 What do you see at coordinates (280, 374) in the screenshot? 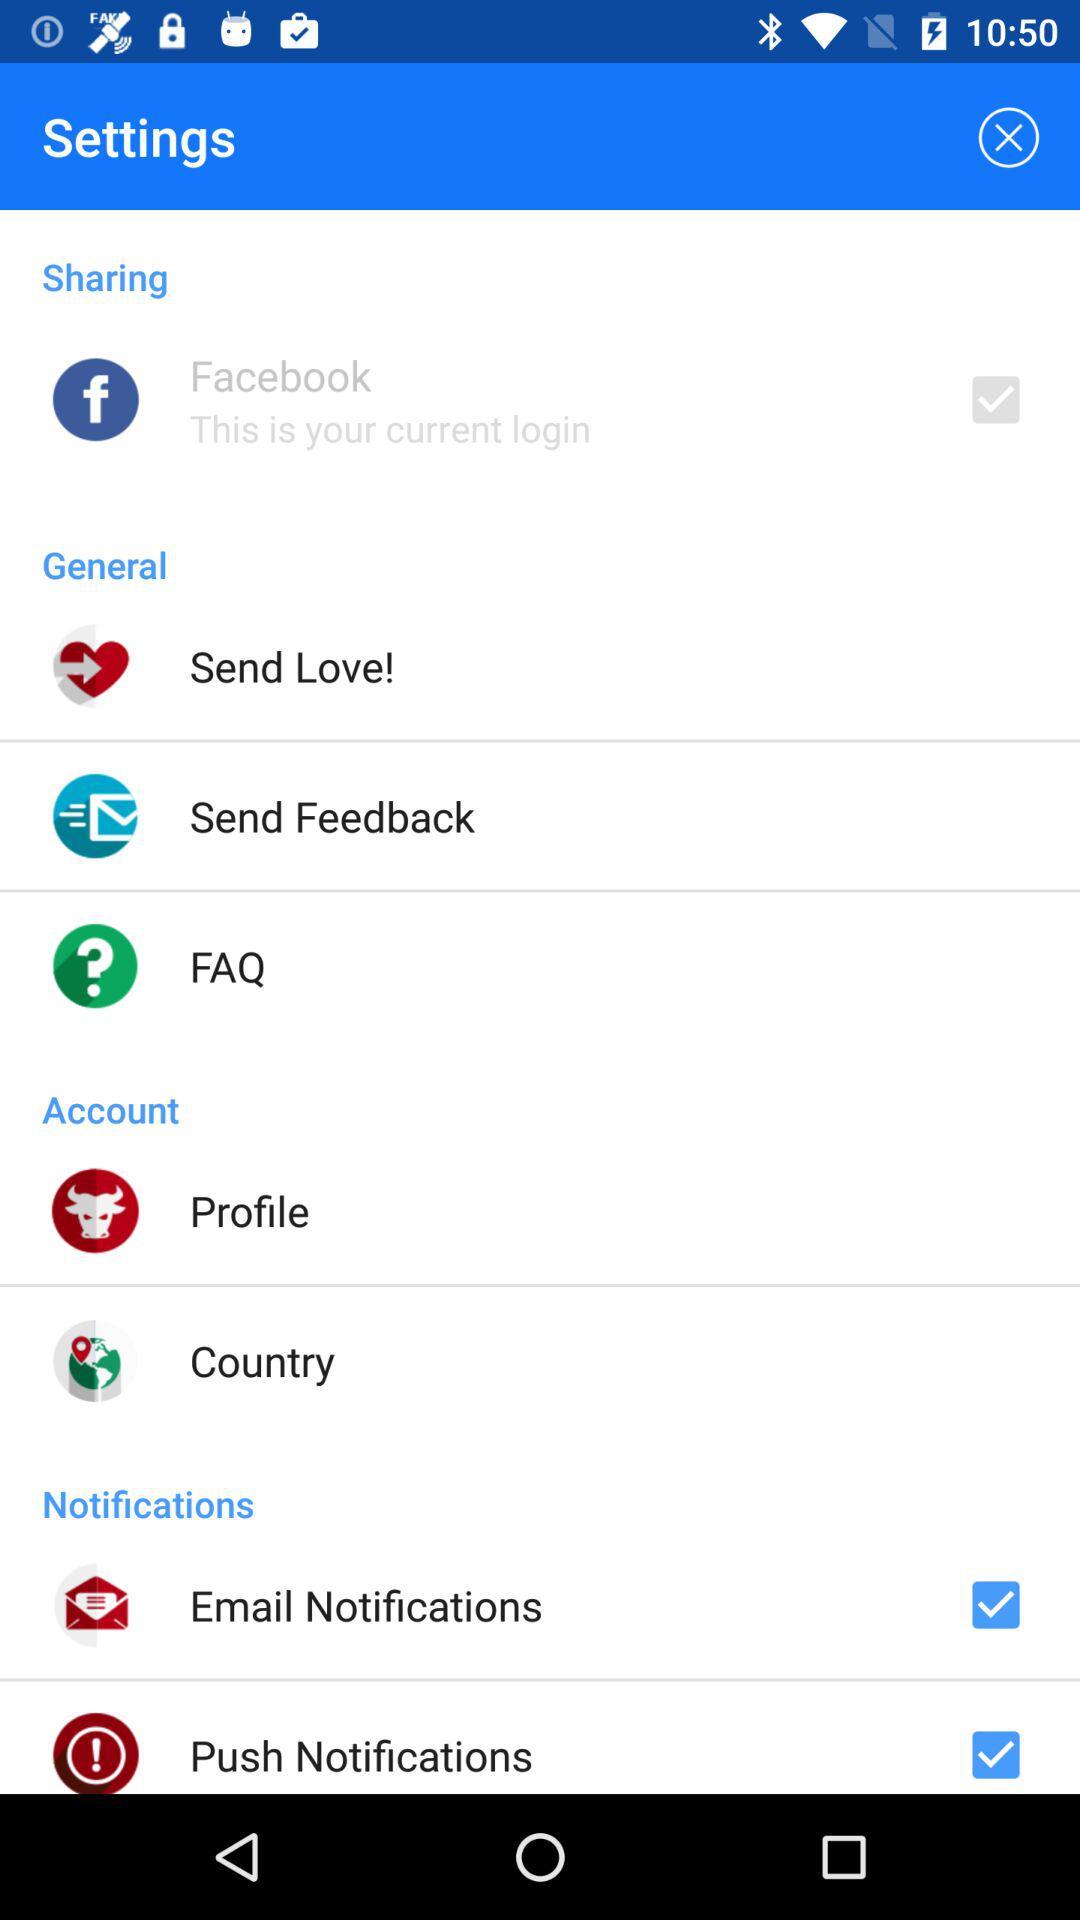
I see `facebook item` at bounding box center [280, 374].